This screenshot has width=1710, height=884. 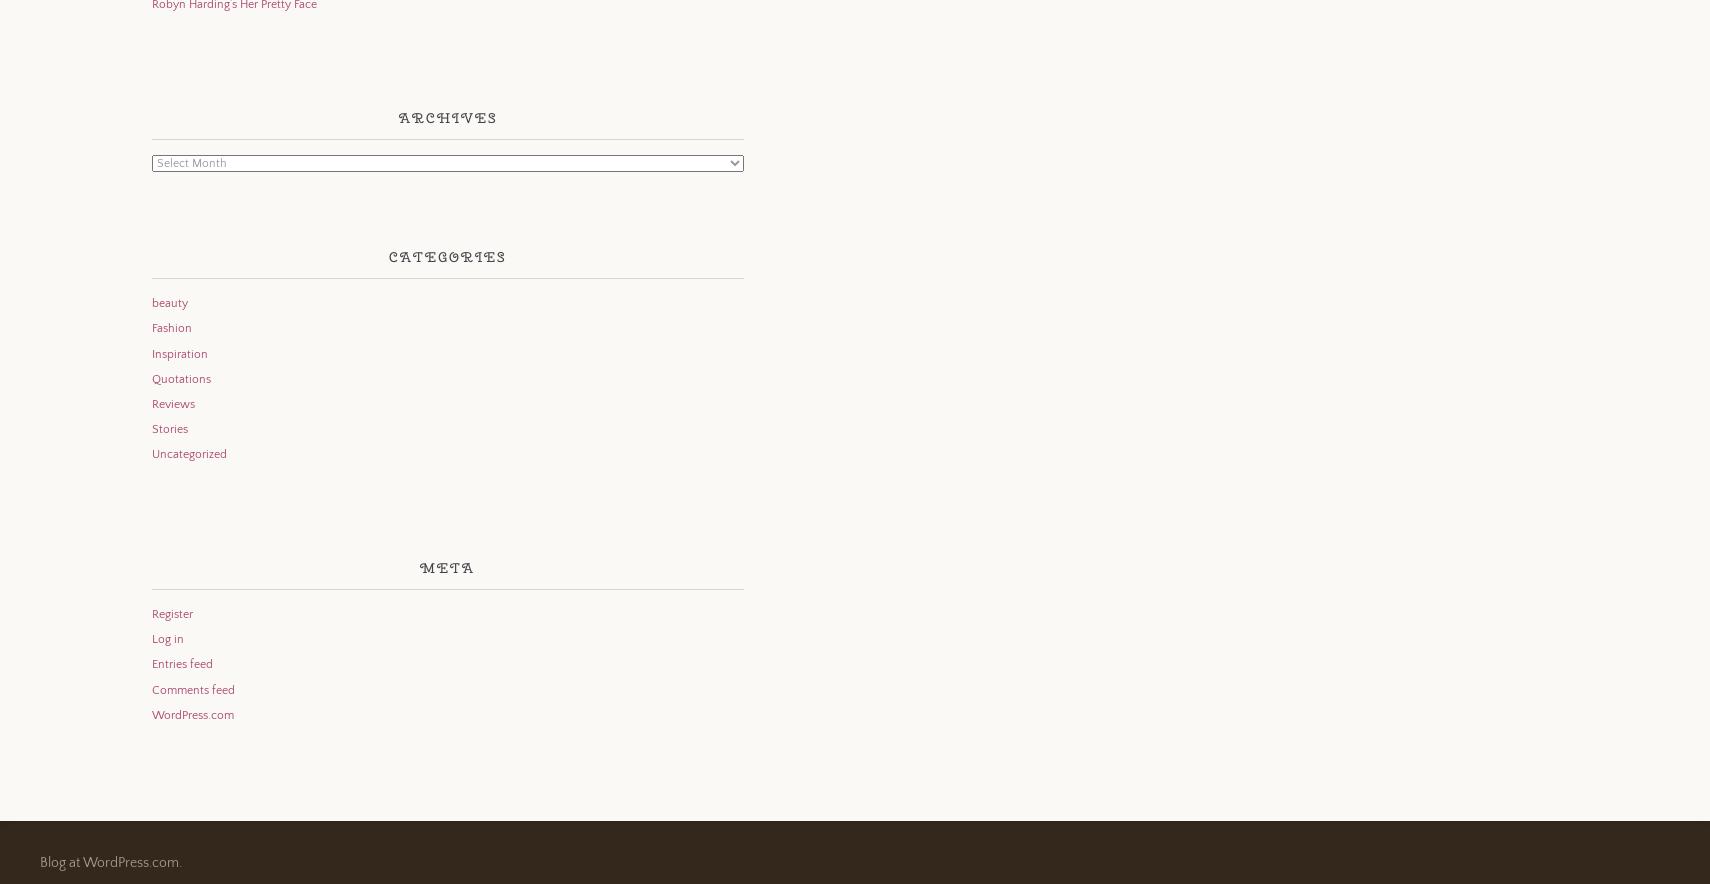 What do you see at coordinates (178, 352) in the screenshot?
I see `'Inspiration'` at bounding box center [178, 352].